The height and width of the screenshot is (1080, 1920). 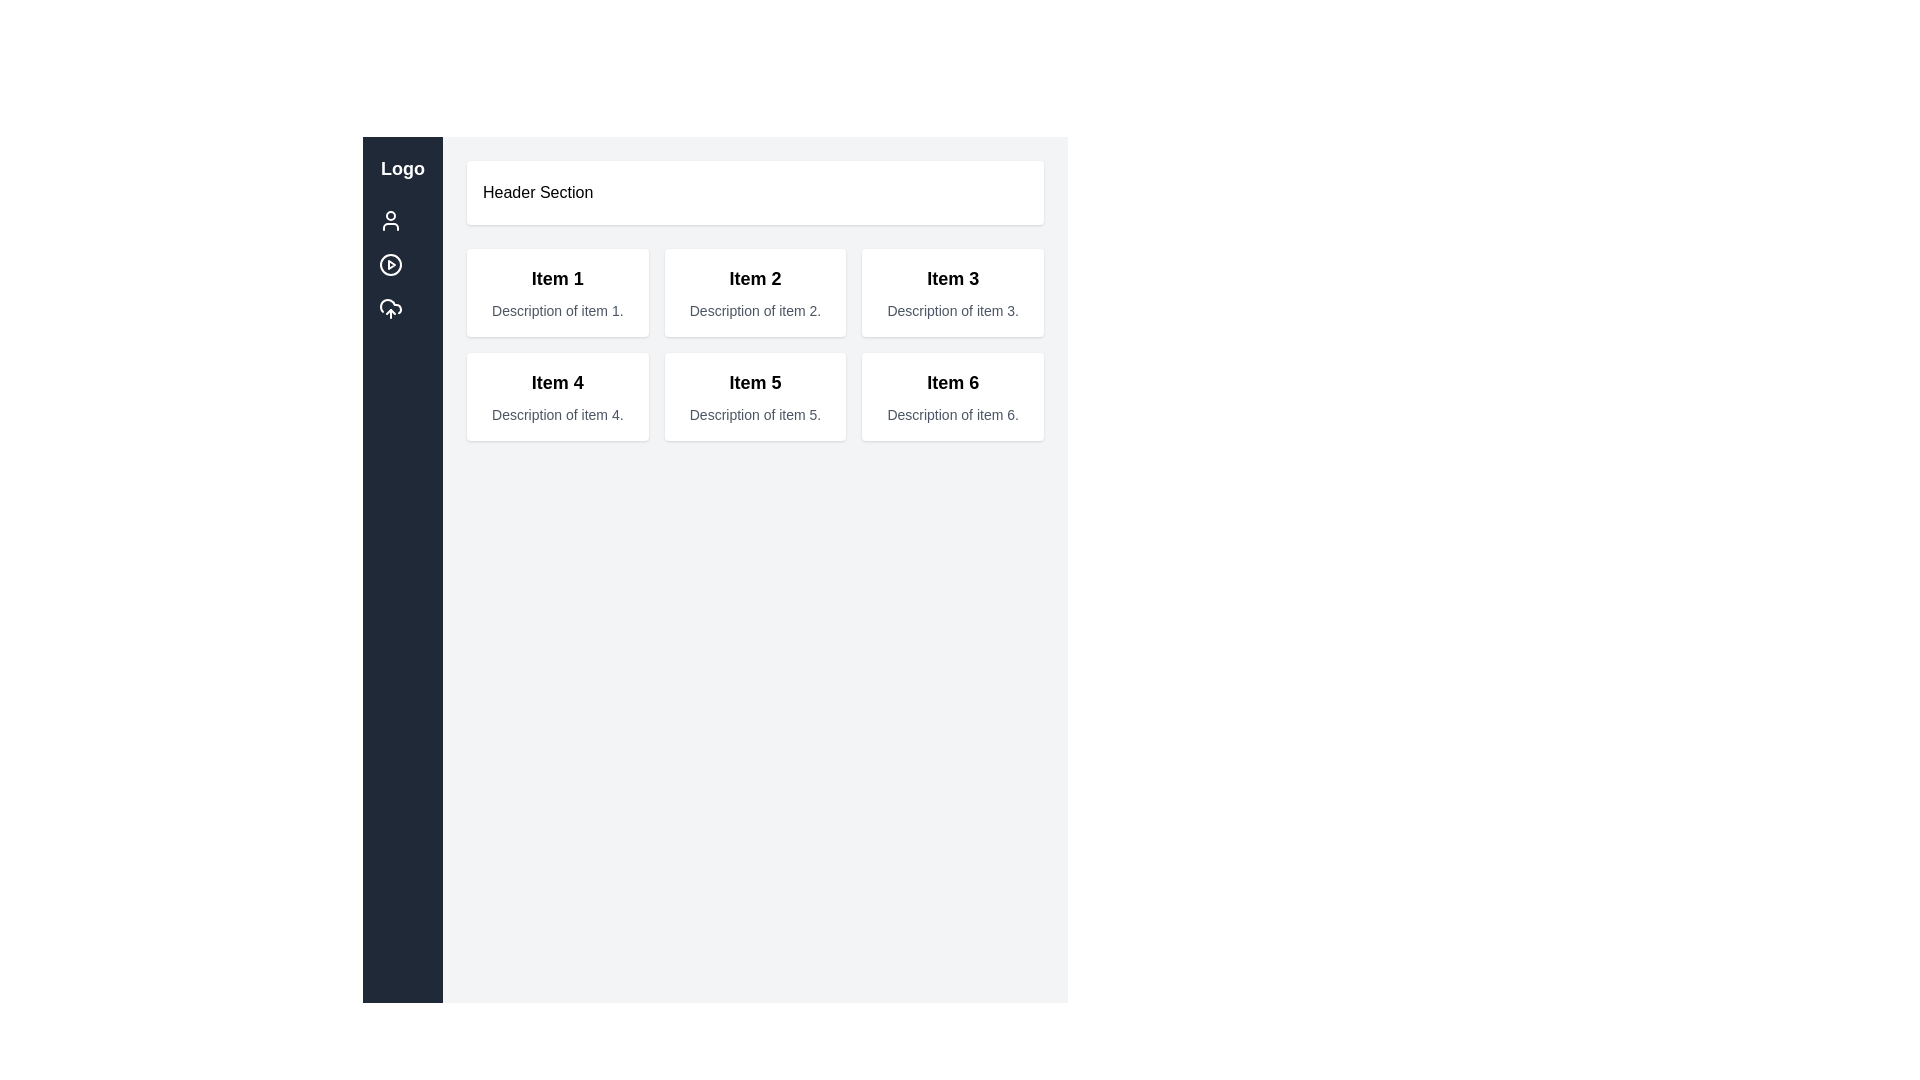 What do you see at coordinates (952, 382) in the screenshot?
I see `text label 'Item 6' which is displayed in bold, large font as part of the bottom-right card in a grid layout of items` at bounding box center [952, 382].